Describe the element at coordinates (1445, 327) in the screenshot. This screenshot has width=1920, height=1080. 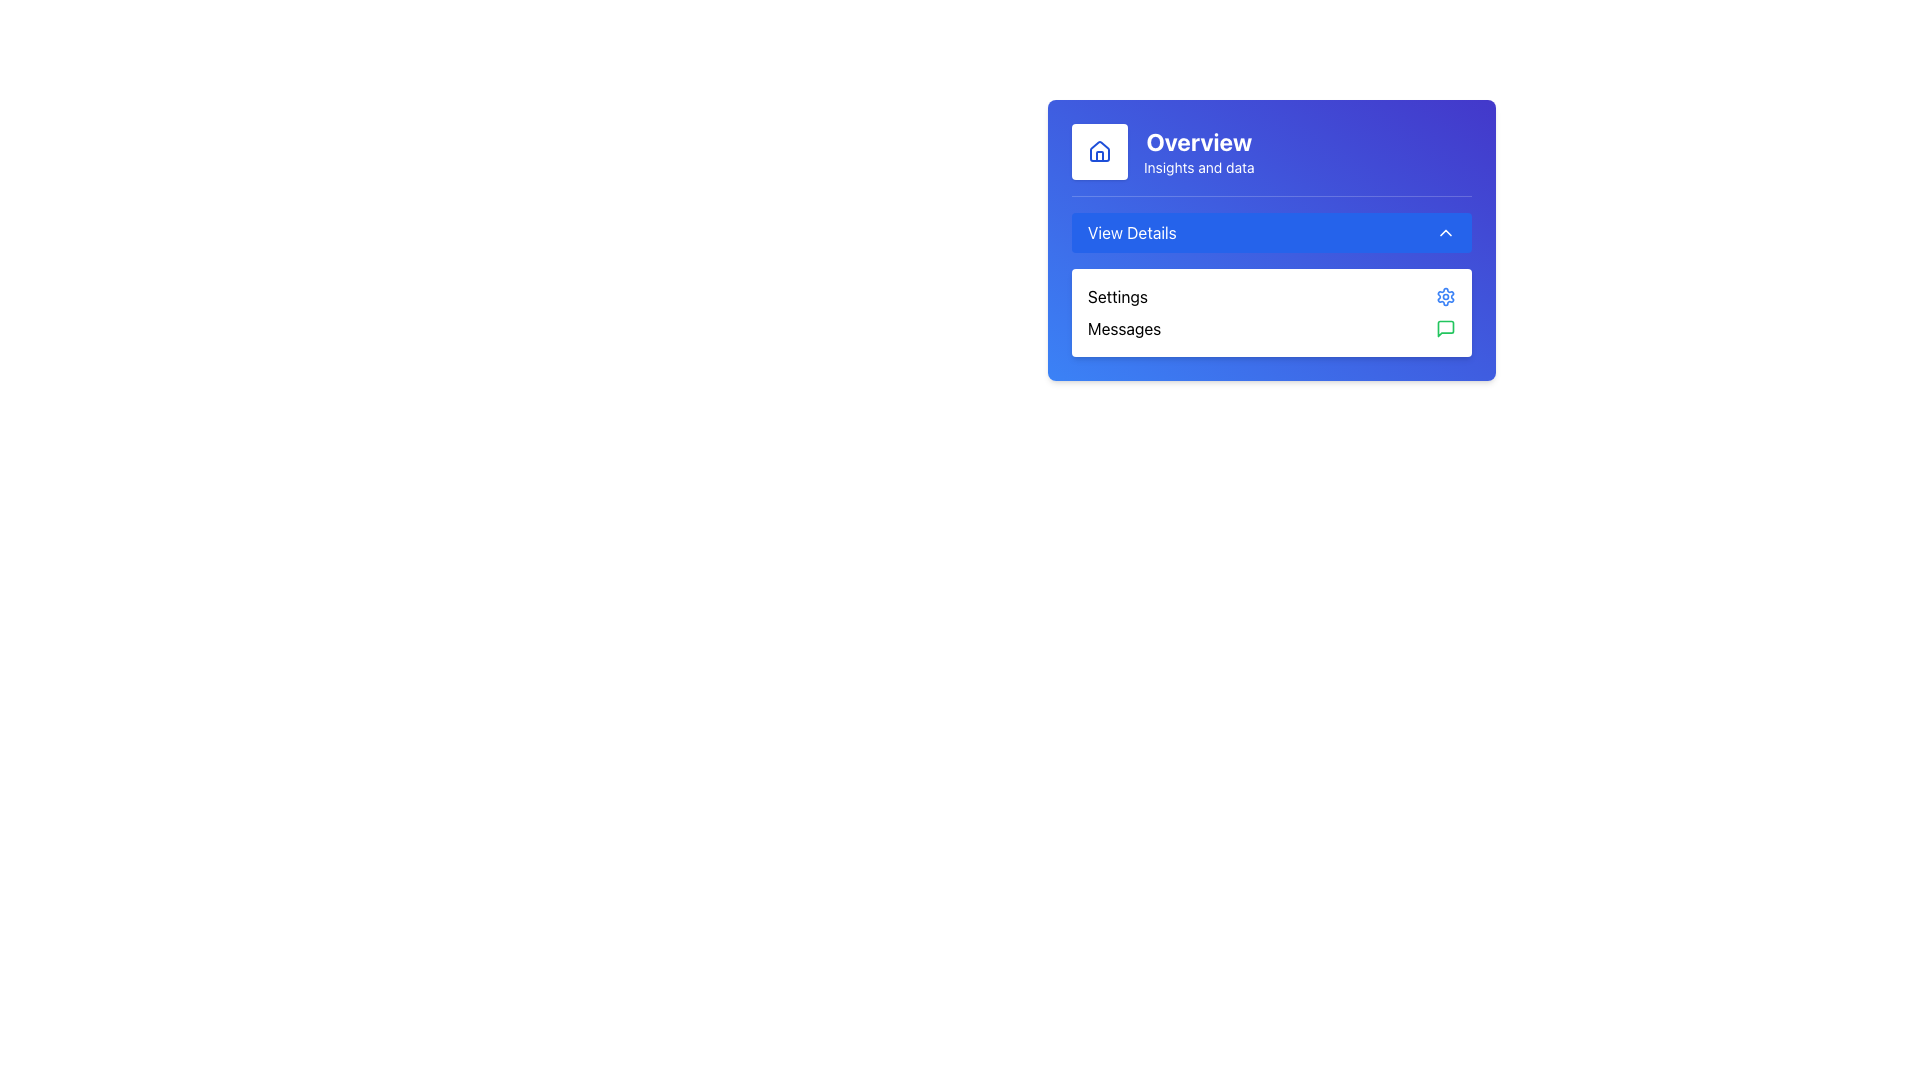
I see `the green speech bubble icon located to the immediate right of the 'Messages' text label in the dropdown list` at that location.